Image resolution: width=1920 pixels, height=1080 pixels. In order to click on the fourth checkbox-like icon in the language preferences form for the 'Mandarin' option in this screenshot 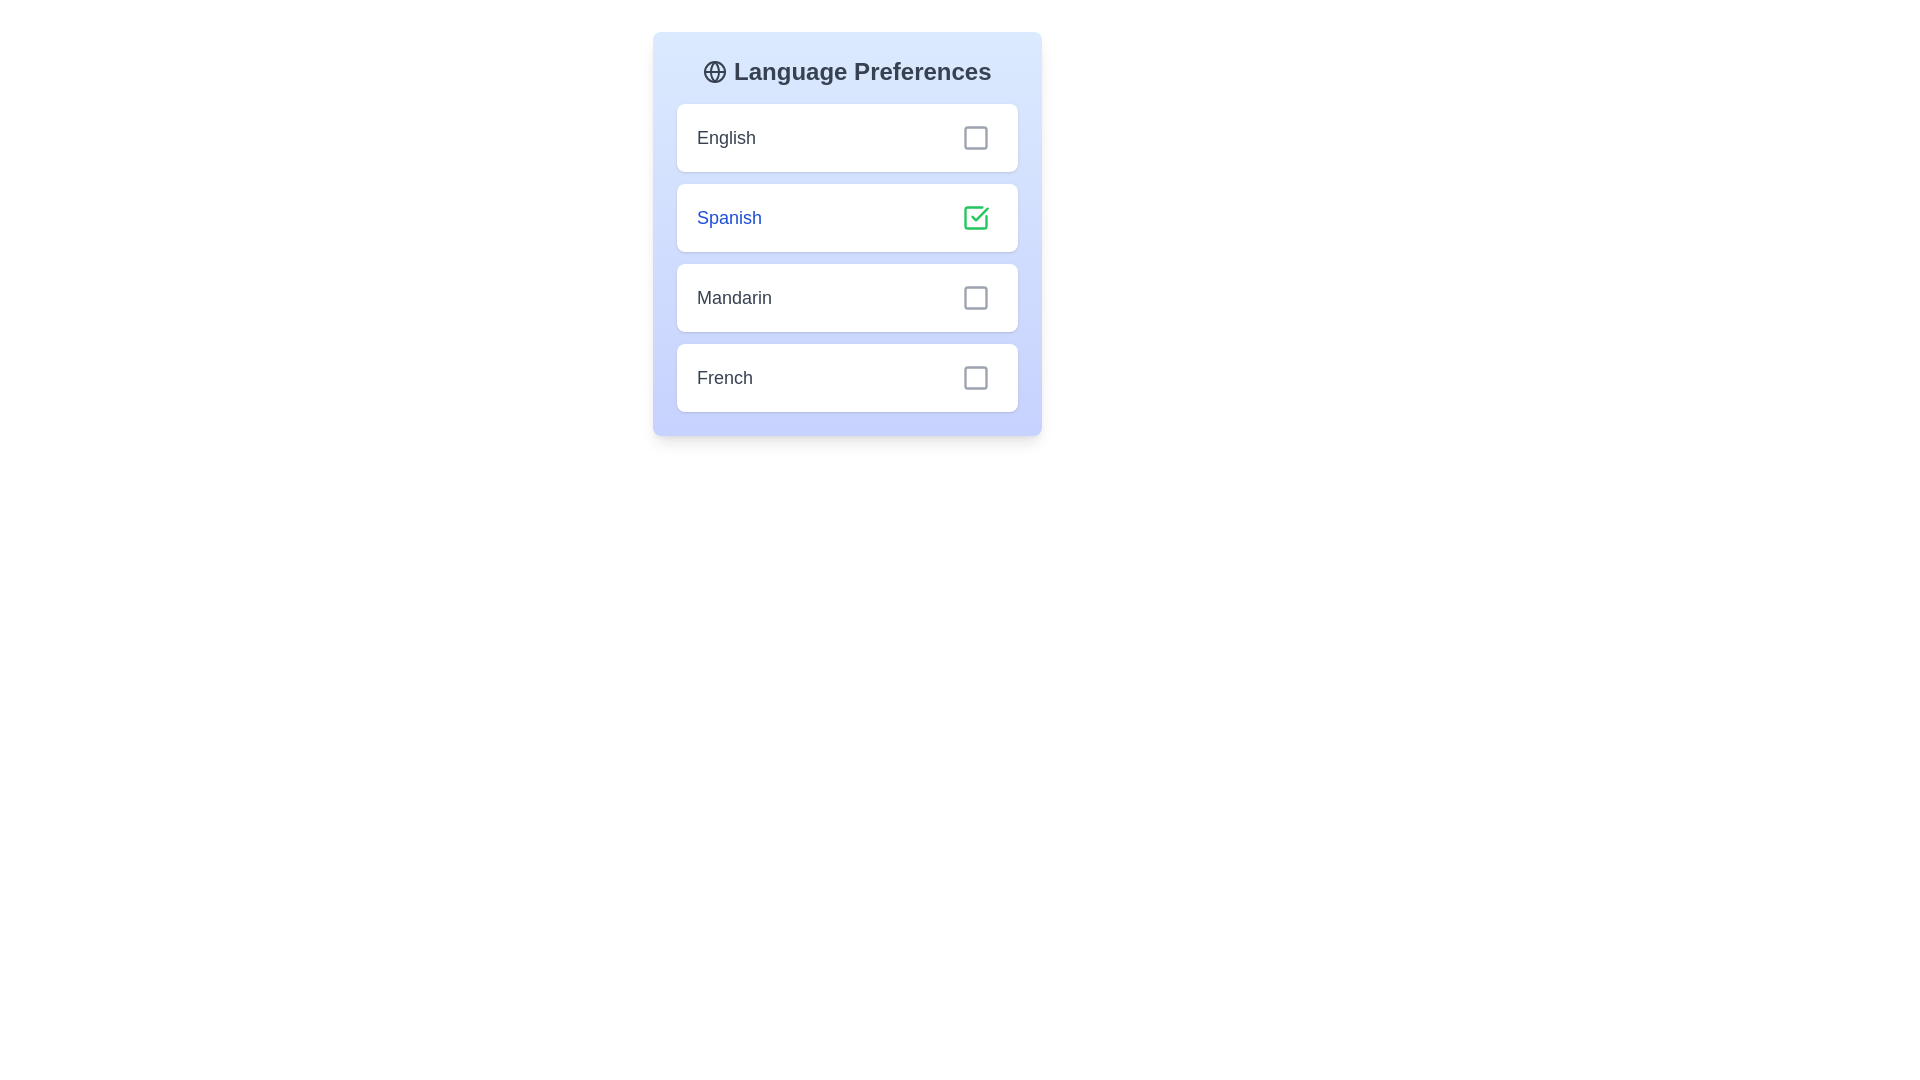, I will do `click(975, 297)`.